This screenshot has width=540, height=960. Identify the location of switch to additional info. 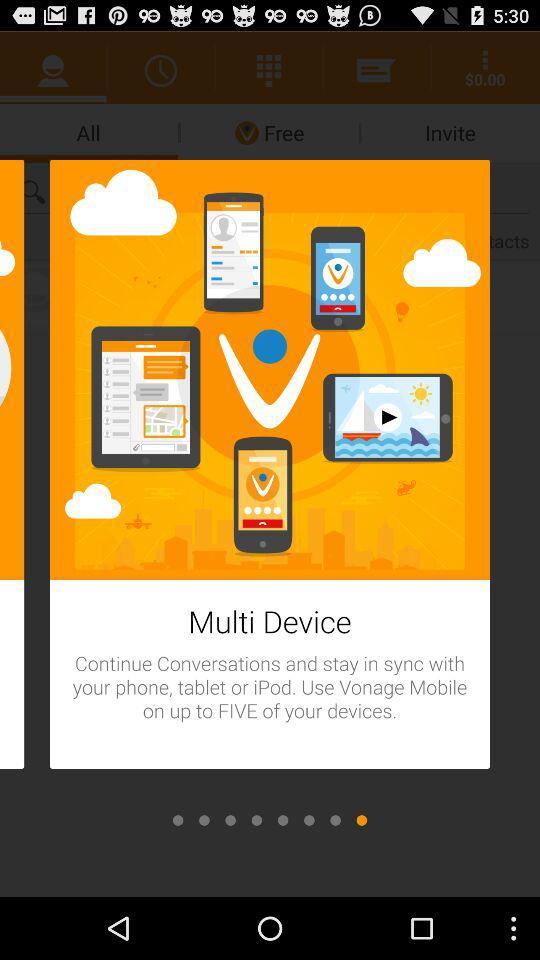
(203, 820).